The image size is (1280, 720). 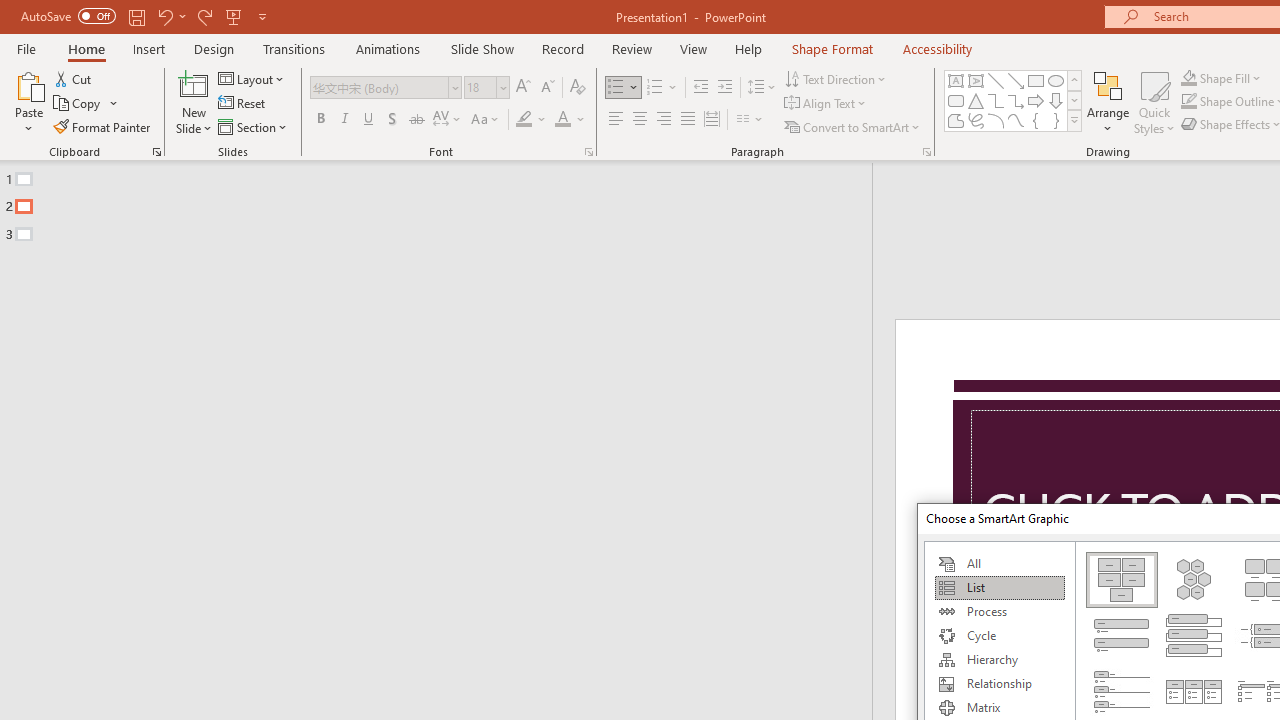 I want to click on 'Freeform: Scribble', so click(x=976, y=120).